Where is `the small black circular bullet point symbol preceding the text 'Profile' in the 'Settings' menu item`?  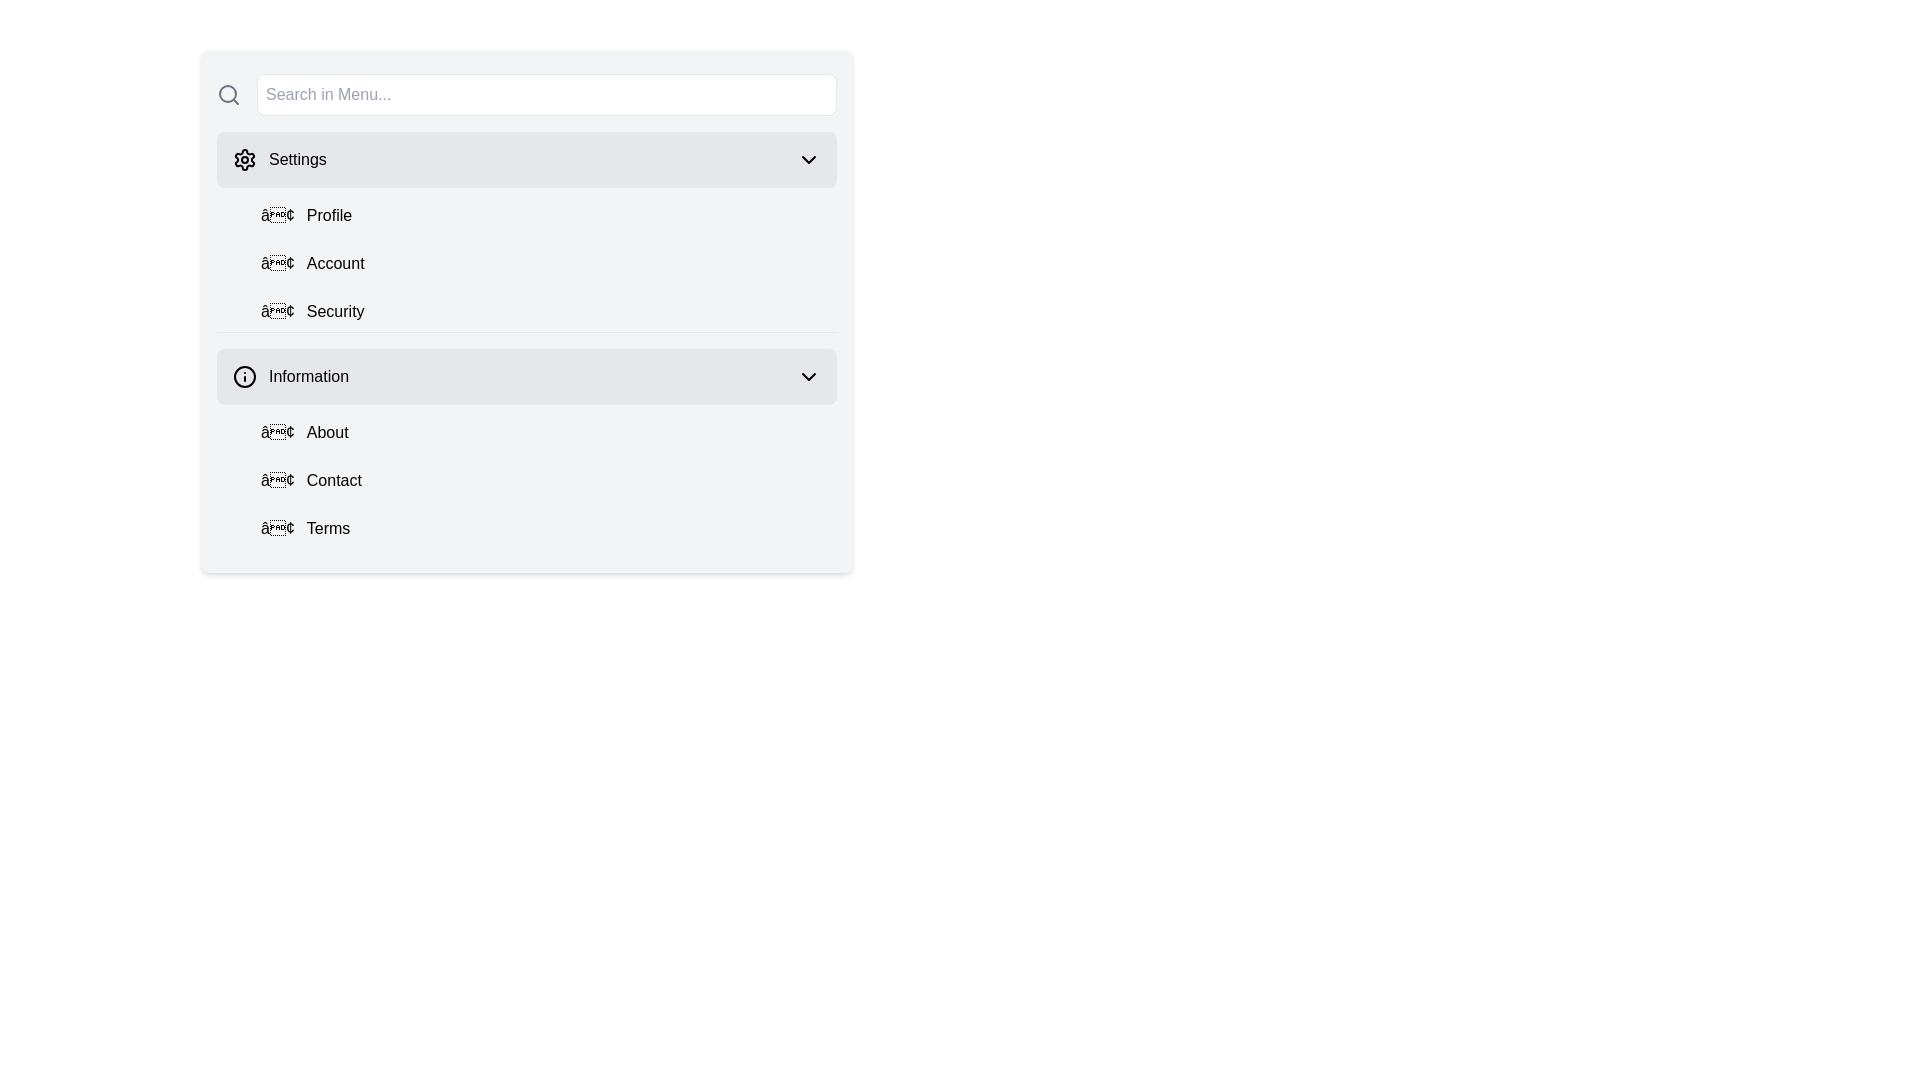
the small black circular bullet point symbol preceding the text 'Profile' in the 'Settings' menu item is located at coordinates (276, 216).